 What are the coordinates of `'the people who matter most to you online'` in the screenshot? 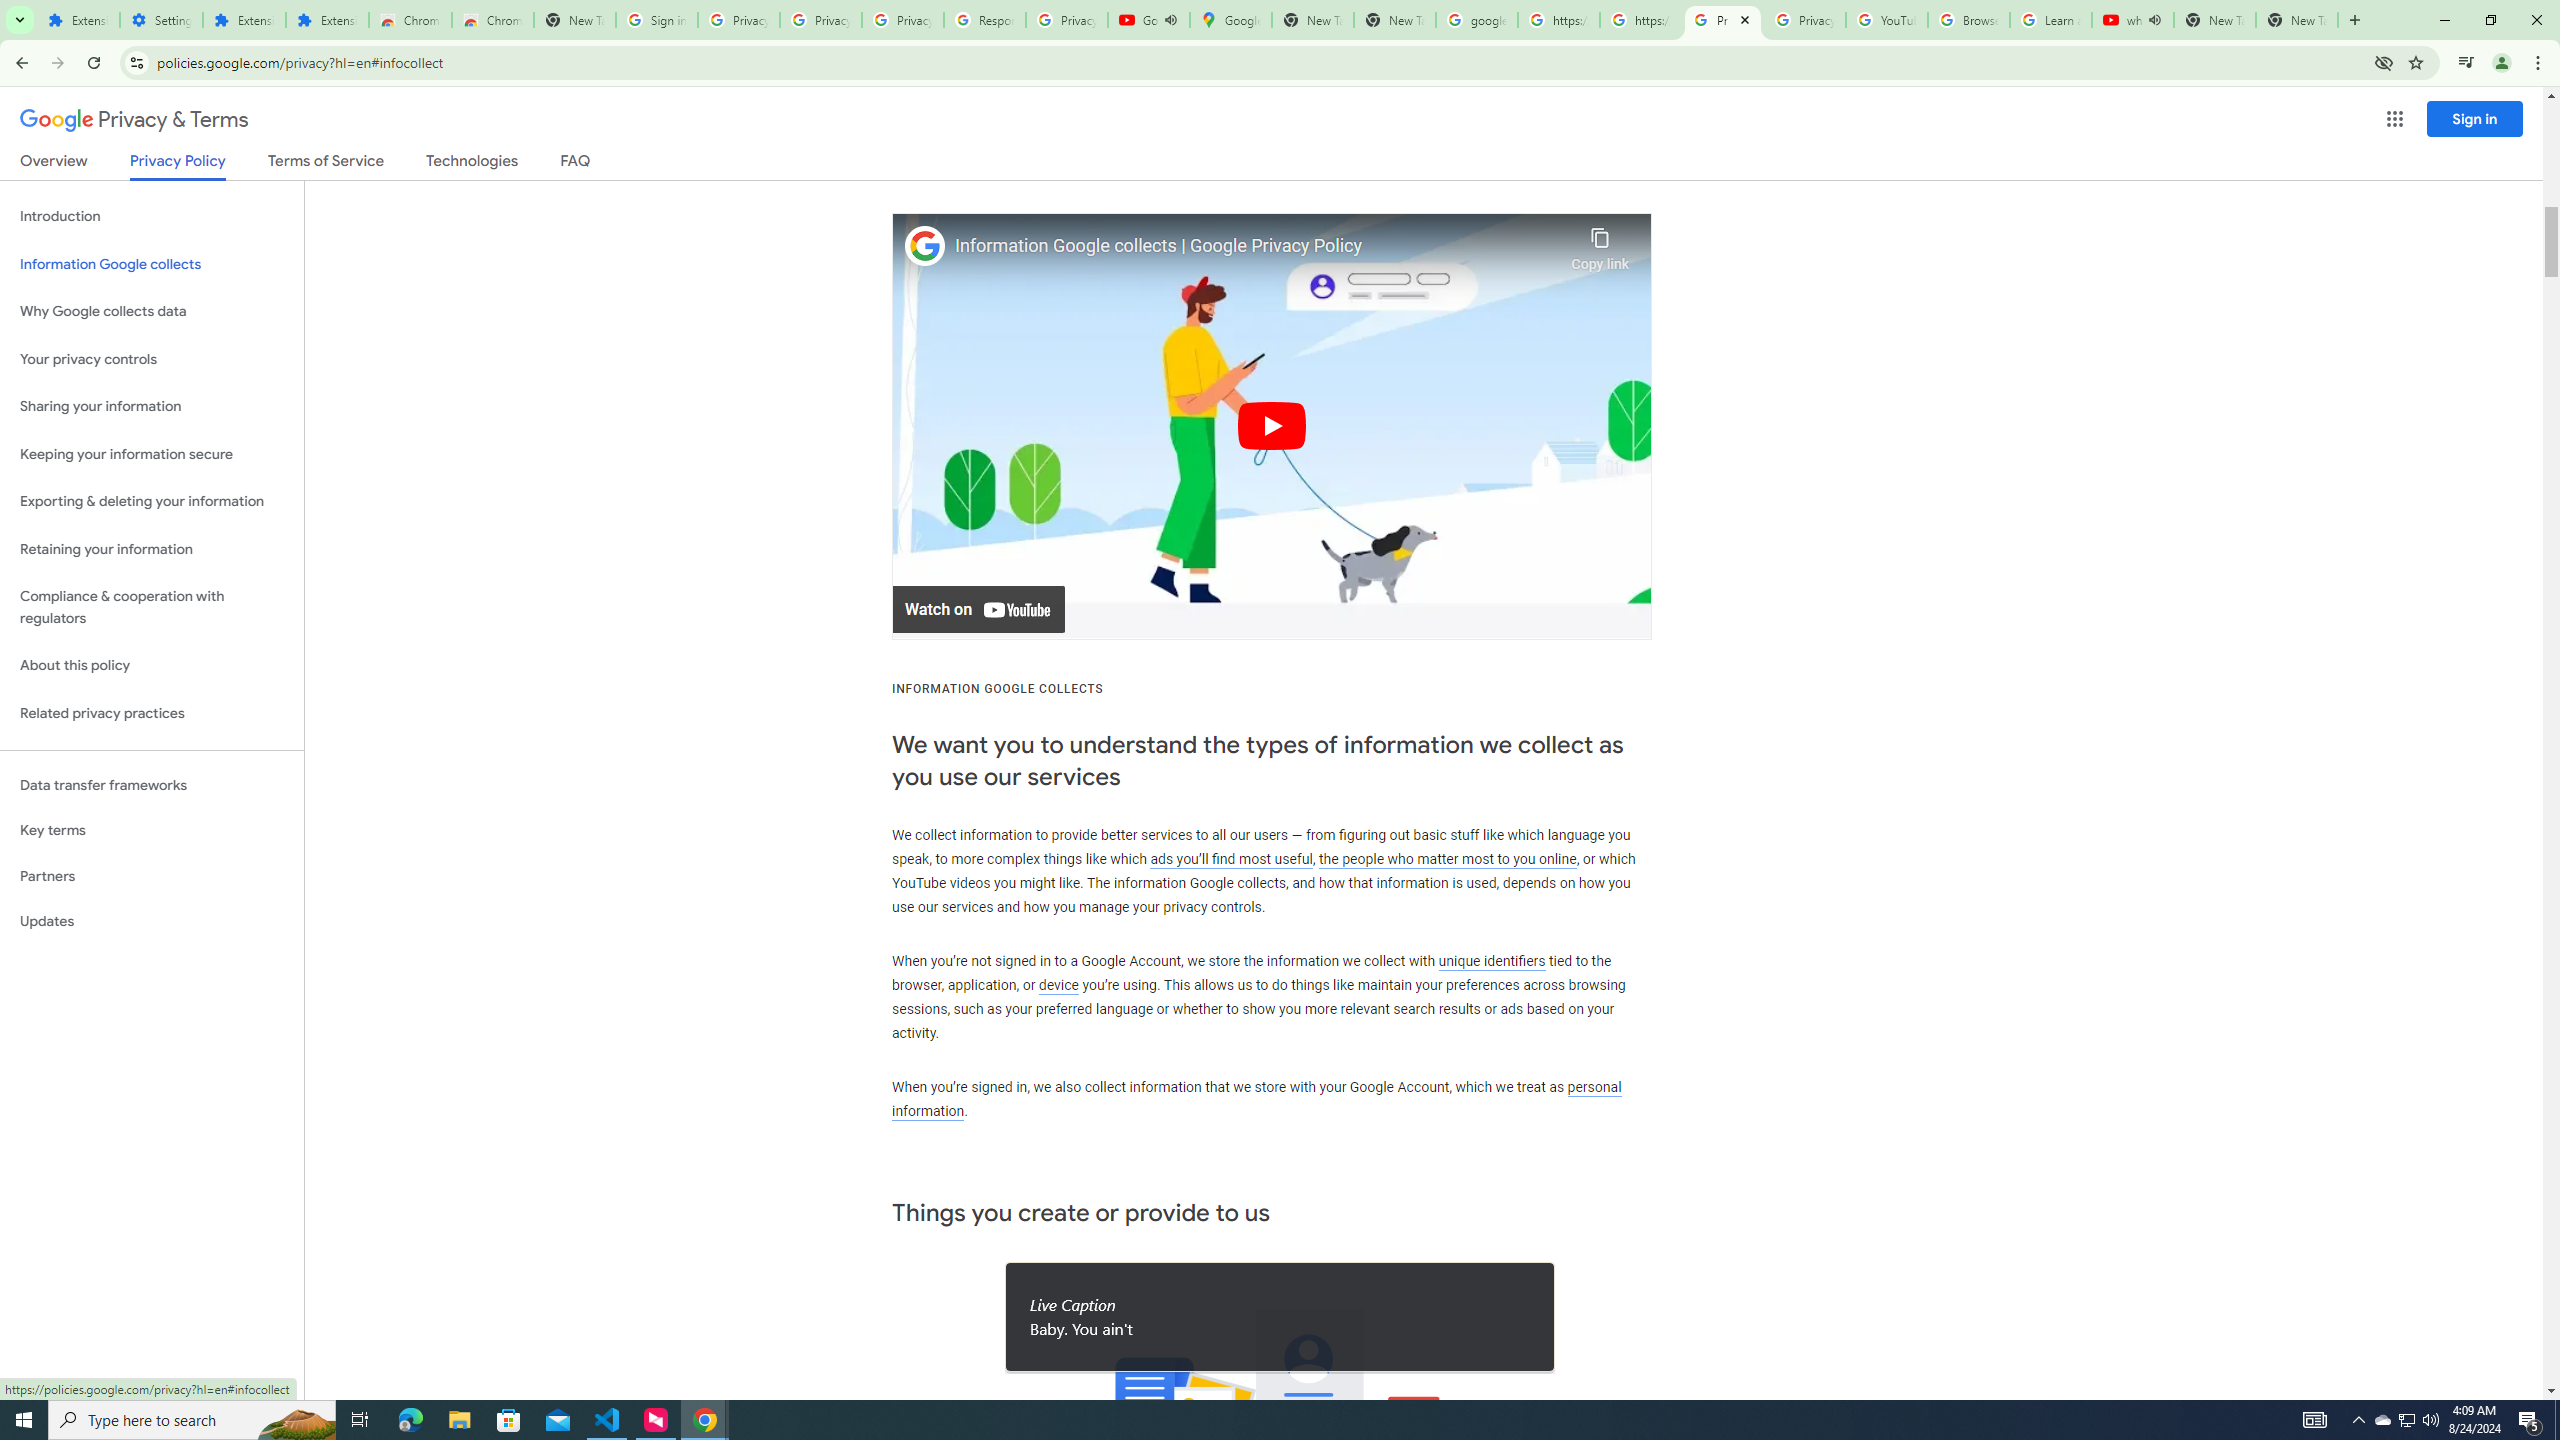 It's located at (1447, 857).